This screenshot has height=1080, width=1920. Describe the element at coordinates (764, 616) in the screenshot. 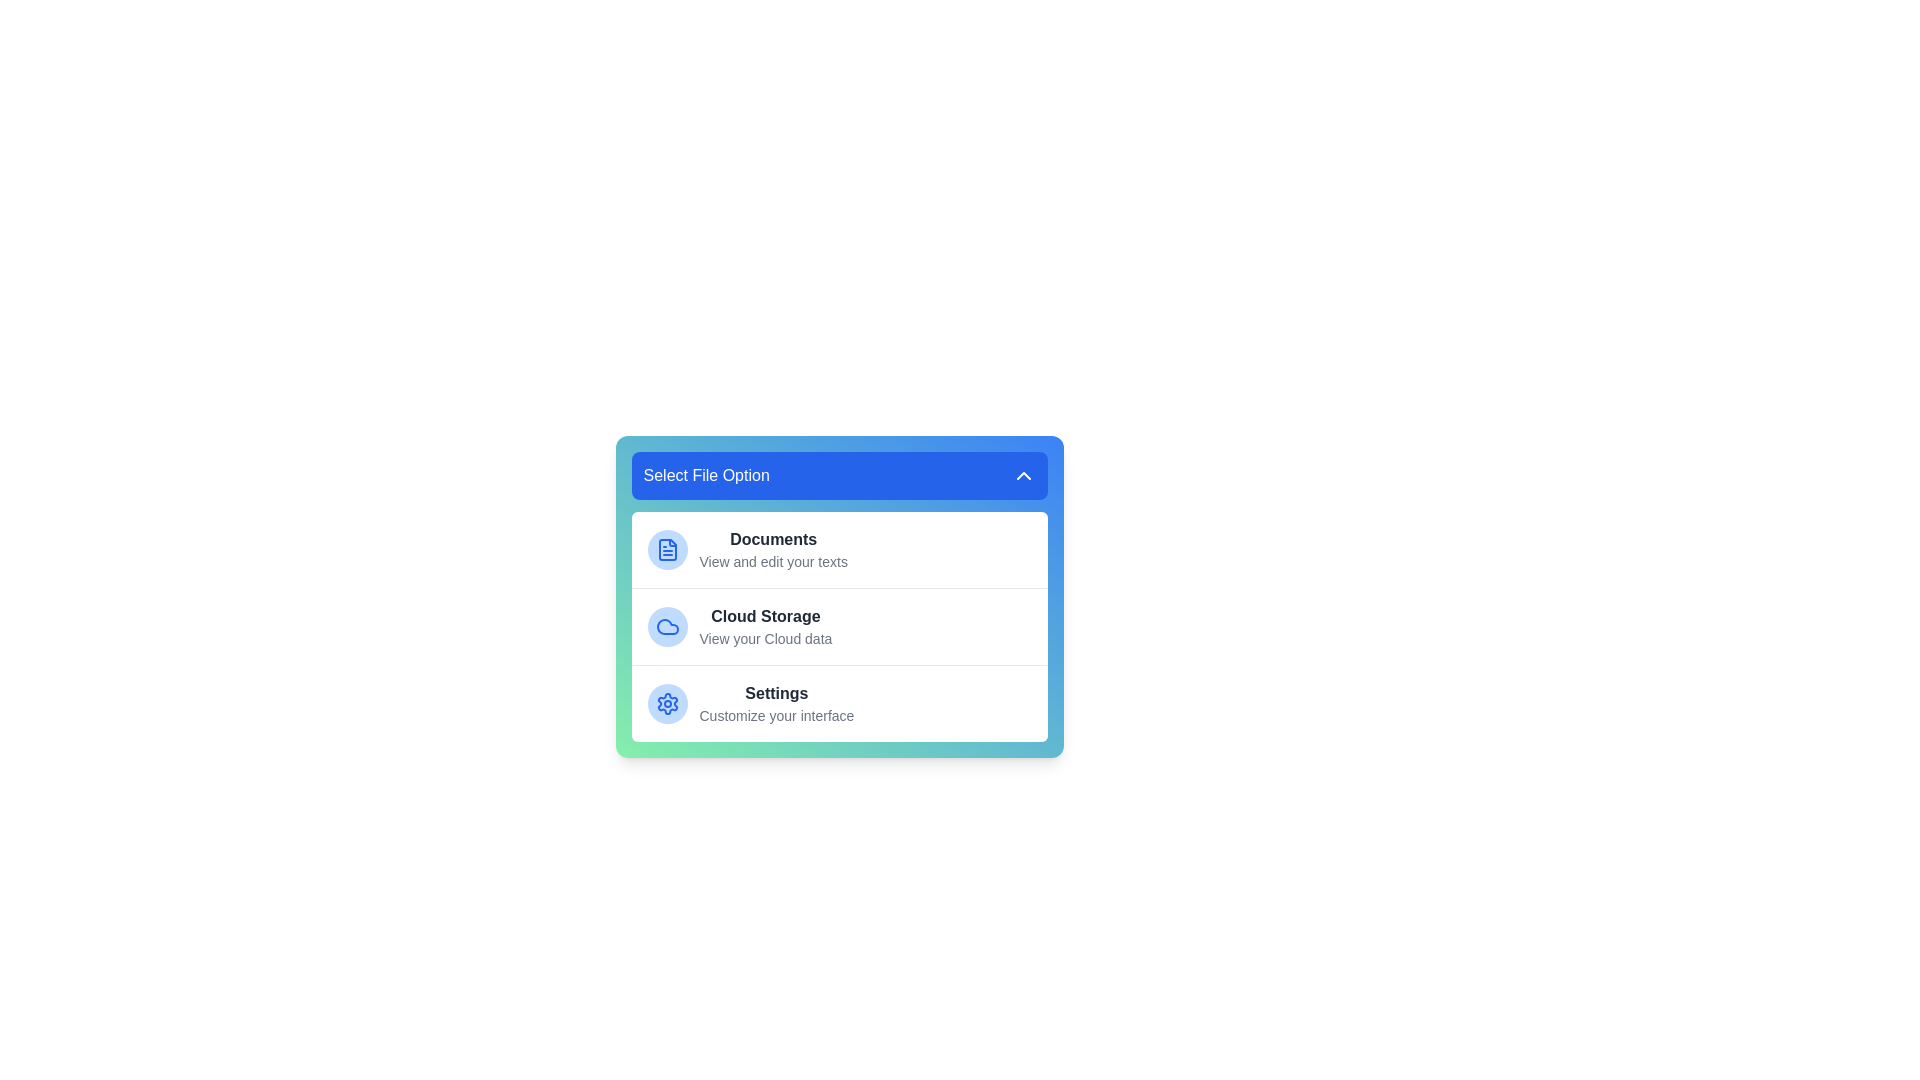

I see `text 'Cloud Storage' from the second option of the 'Select File Option' dropdown menu, which is styled in bold and dark color` at that location.